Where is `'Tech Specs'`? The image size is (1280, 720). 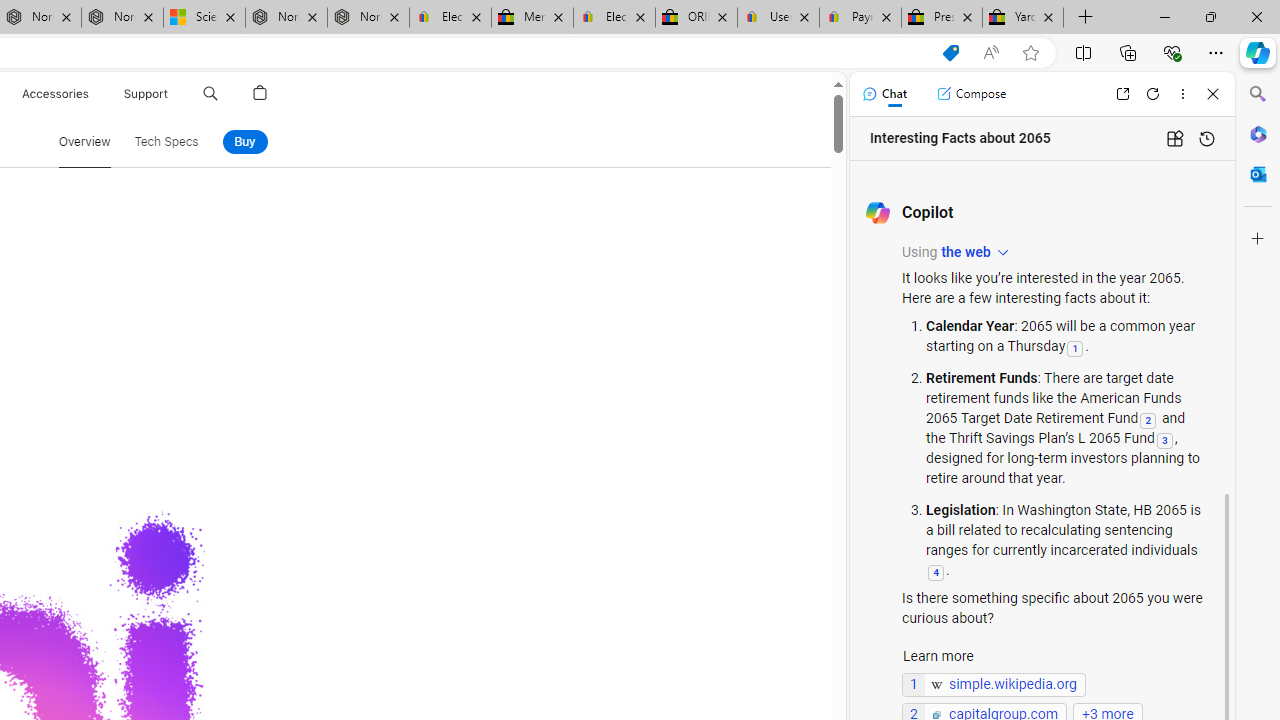 'Tech Specs' is located at coordinates (166, 140).